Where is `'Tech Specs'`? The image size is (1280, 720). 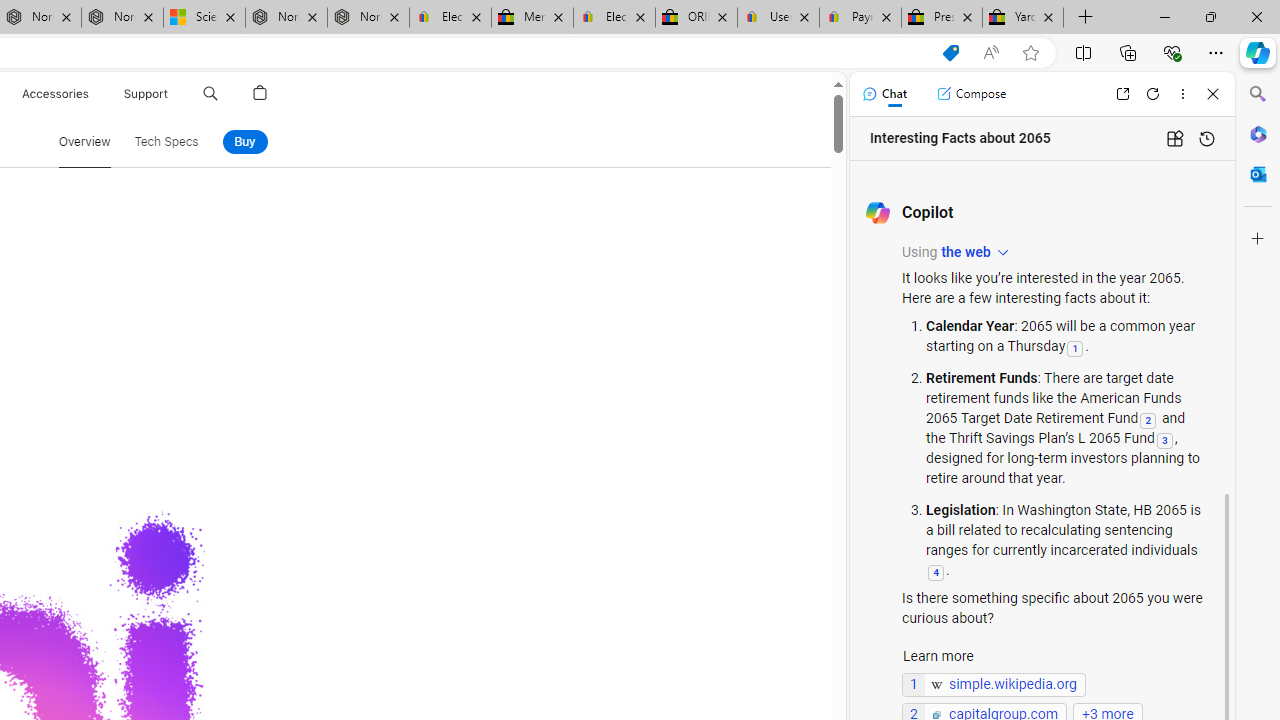 'Tech Specs' is located at coordinates (166, 140).